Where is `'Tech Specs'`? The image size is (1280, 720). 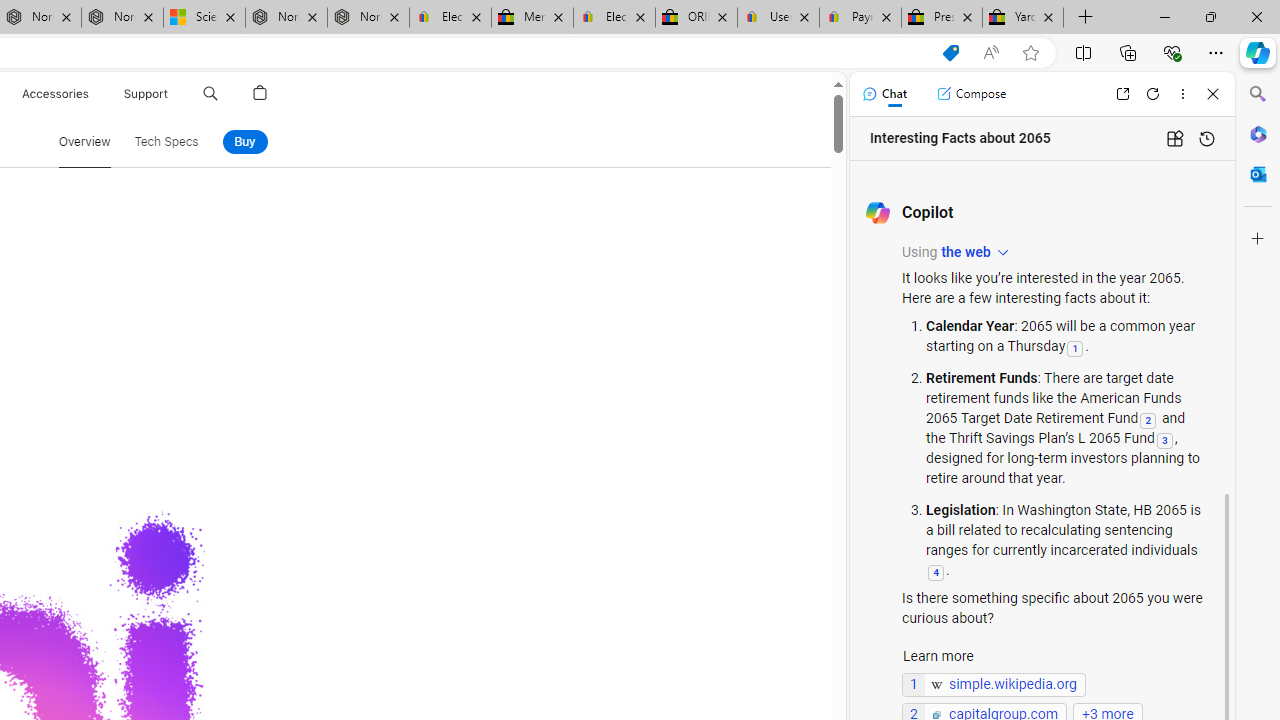 'Tech Specs' is located at coordinates (166, 140).